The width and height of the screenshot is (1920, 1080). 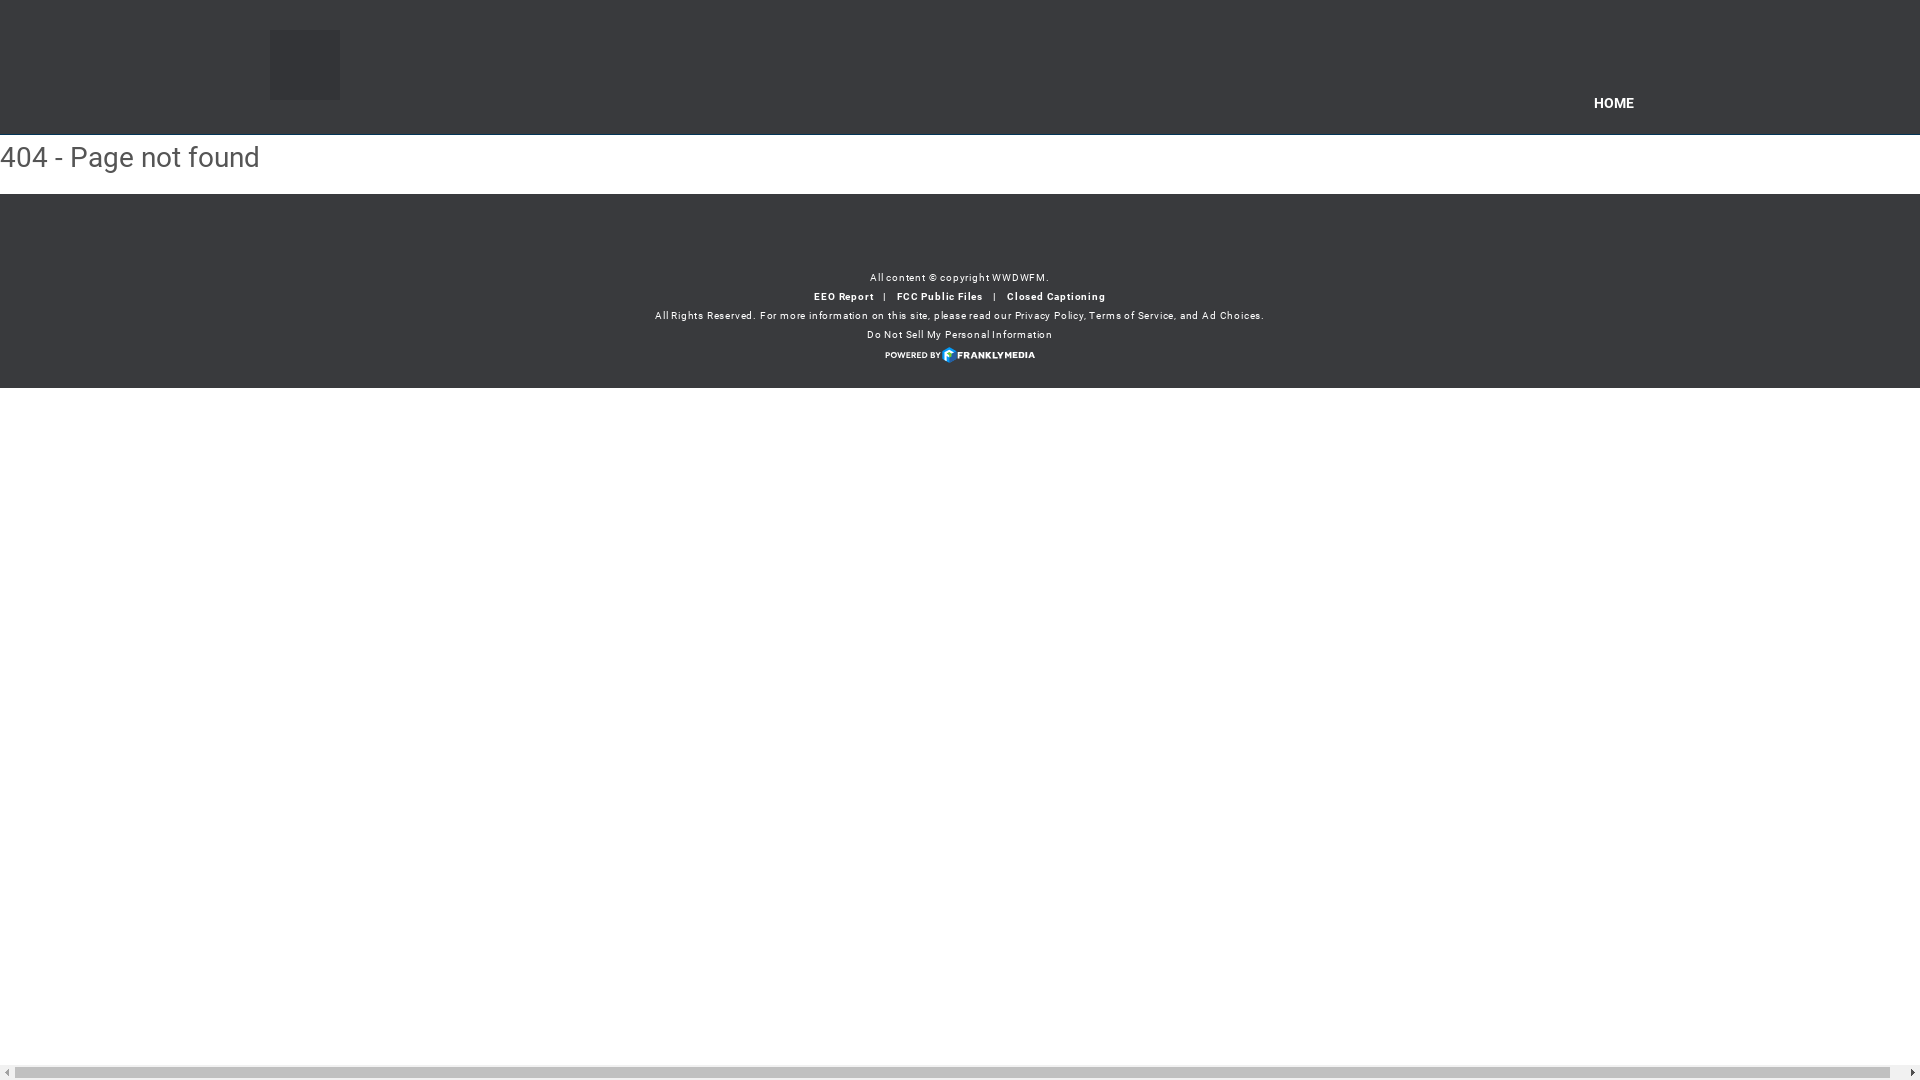 What do you see at coordinates (1131, 315) in the screenshot?
I see `'Terms of Service'` at bounding box center [1131, 315].